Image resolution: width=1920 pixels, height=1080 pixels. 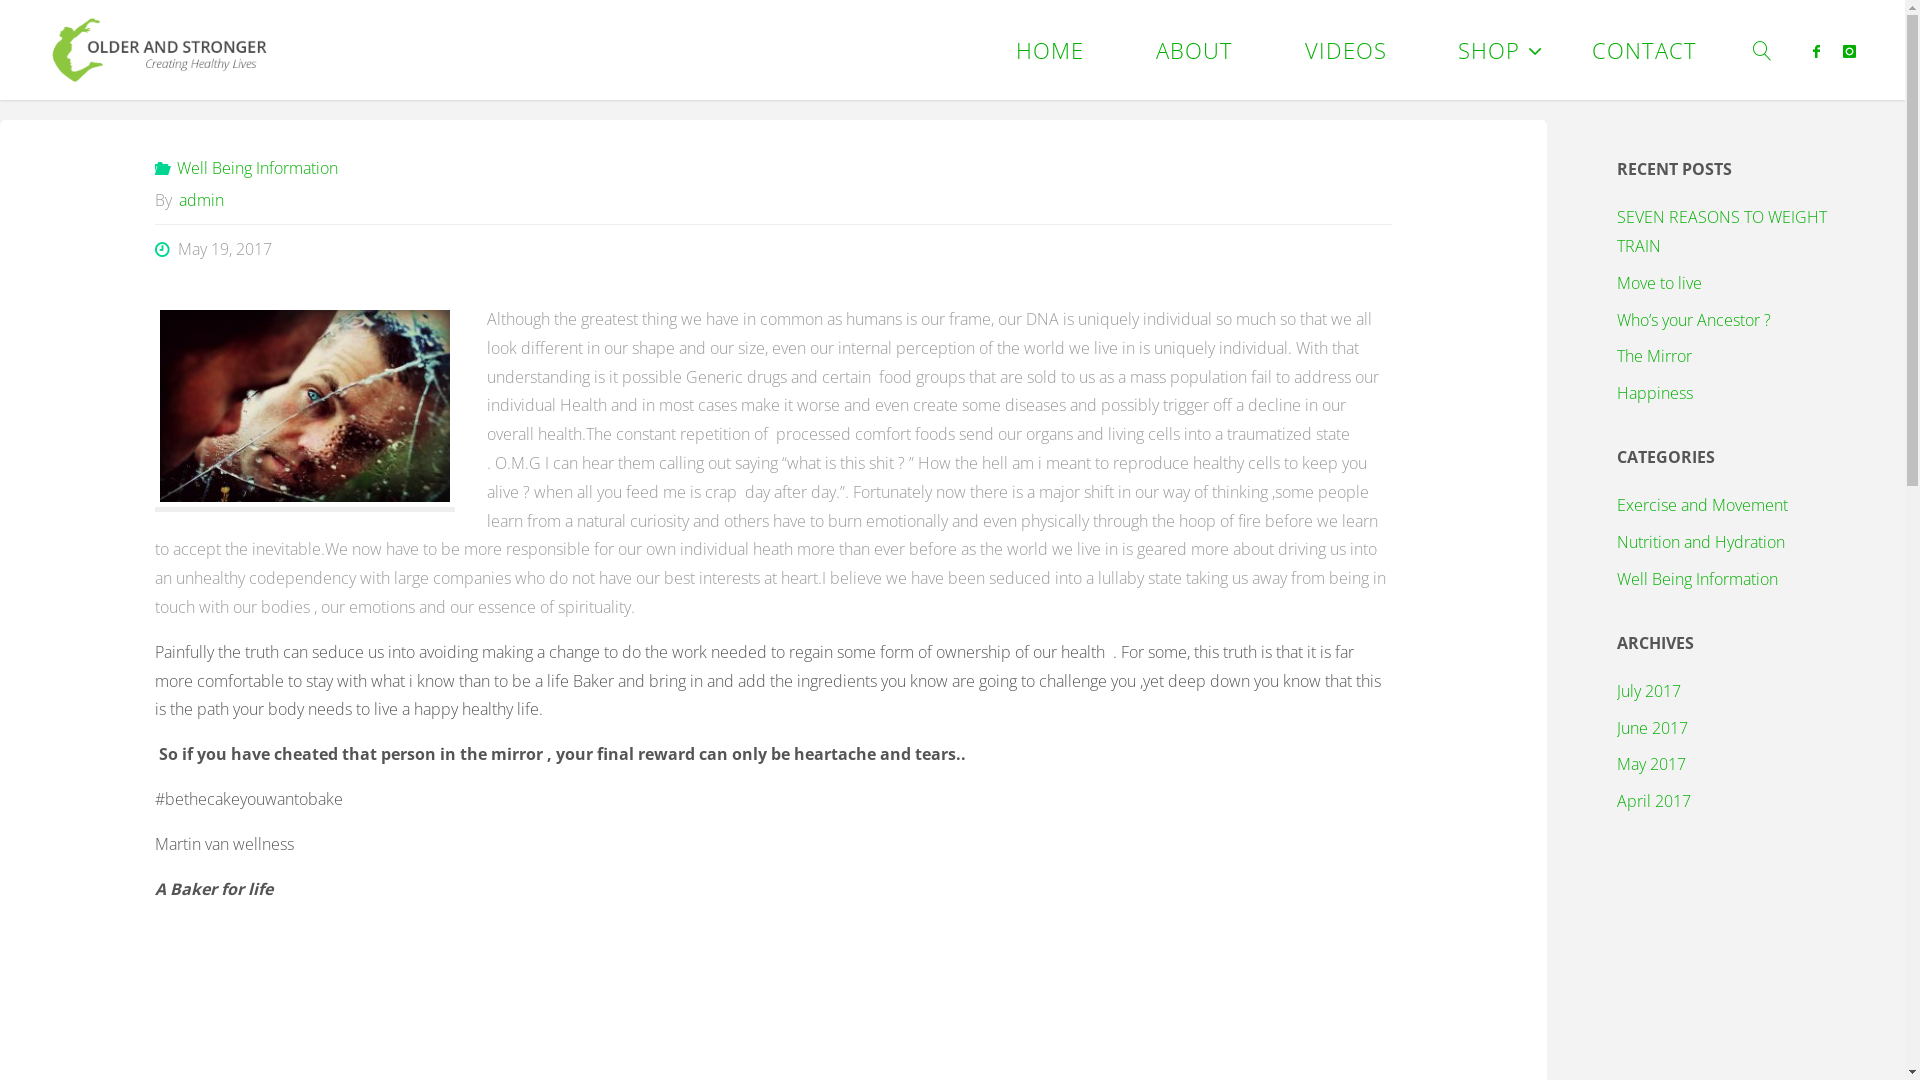 I want to click on 'Nutrition and Hydration', so click(x=1699, y=542).